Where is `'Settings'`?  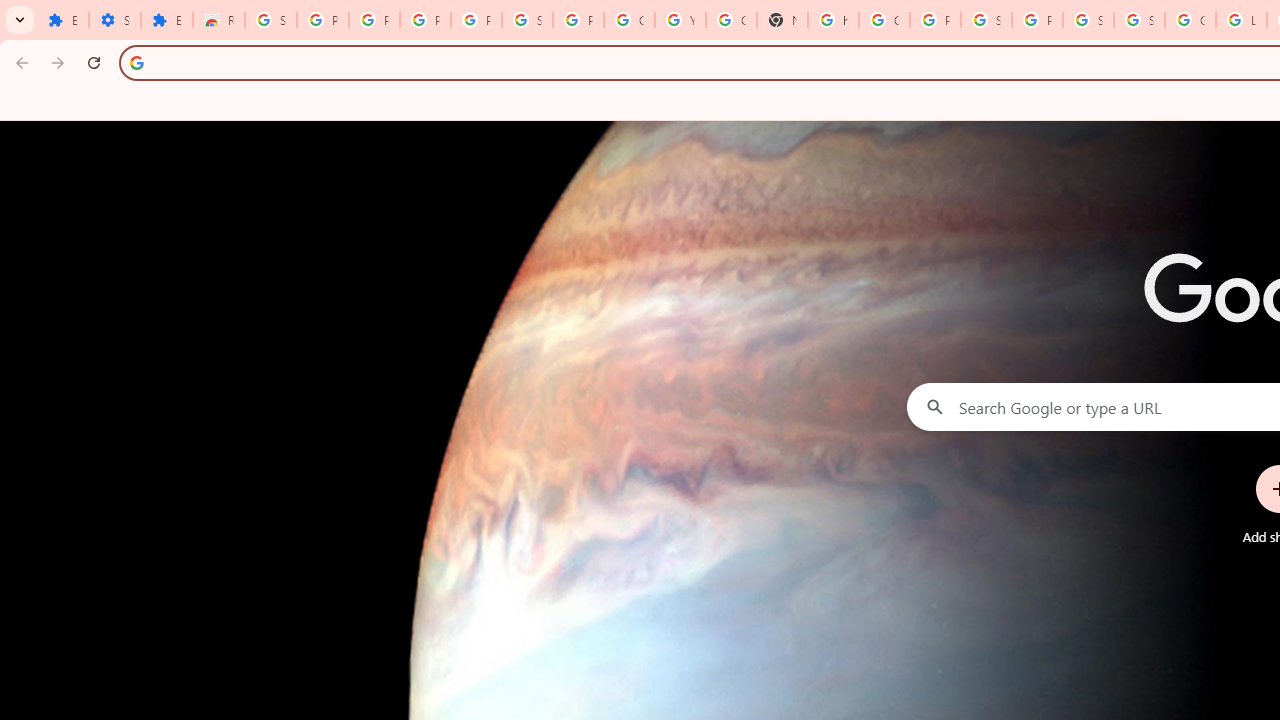 'Settings' is located at coordinates (113, 20).